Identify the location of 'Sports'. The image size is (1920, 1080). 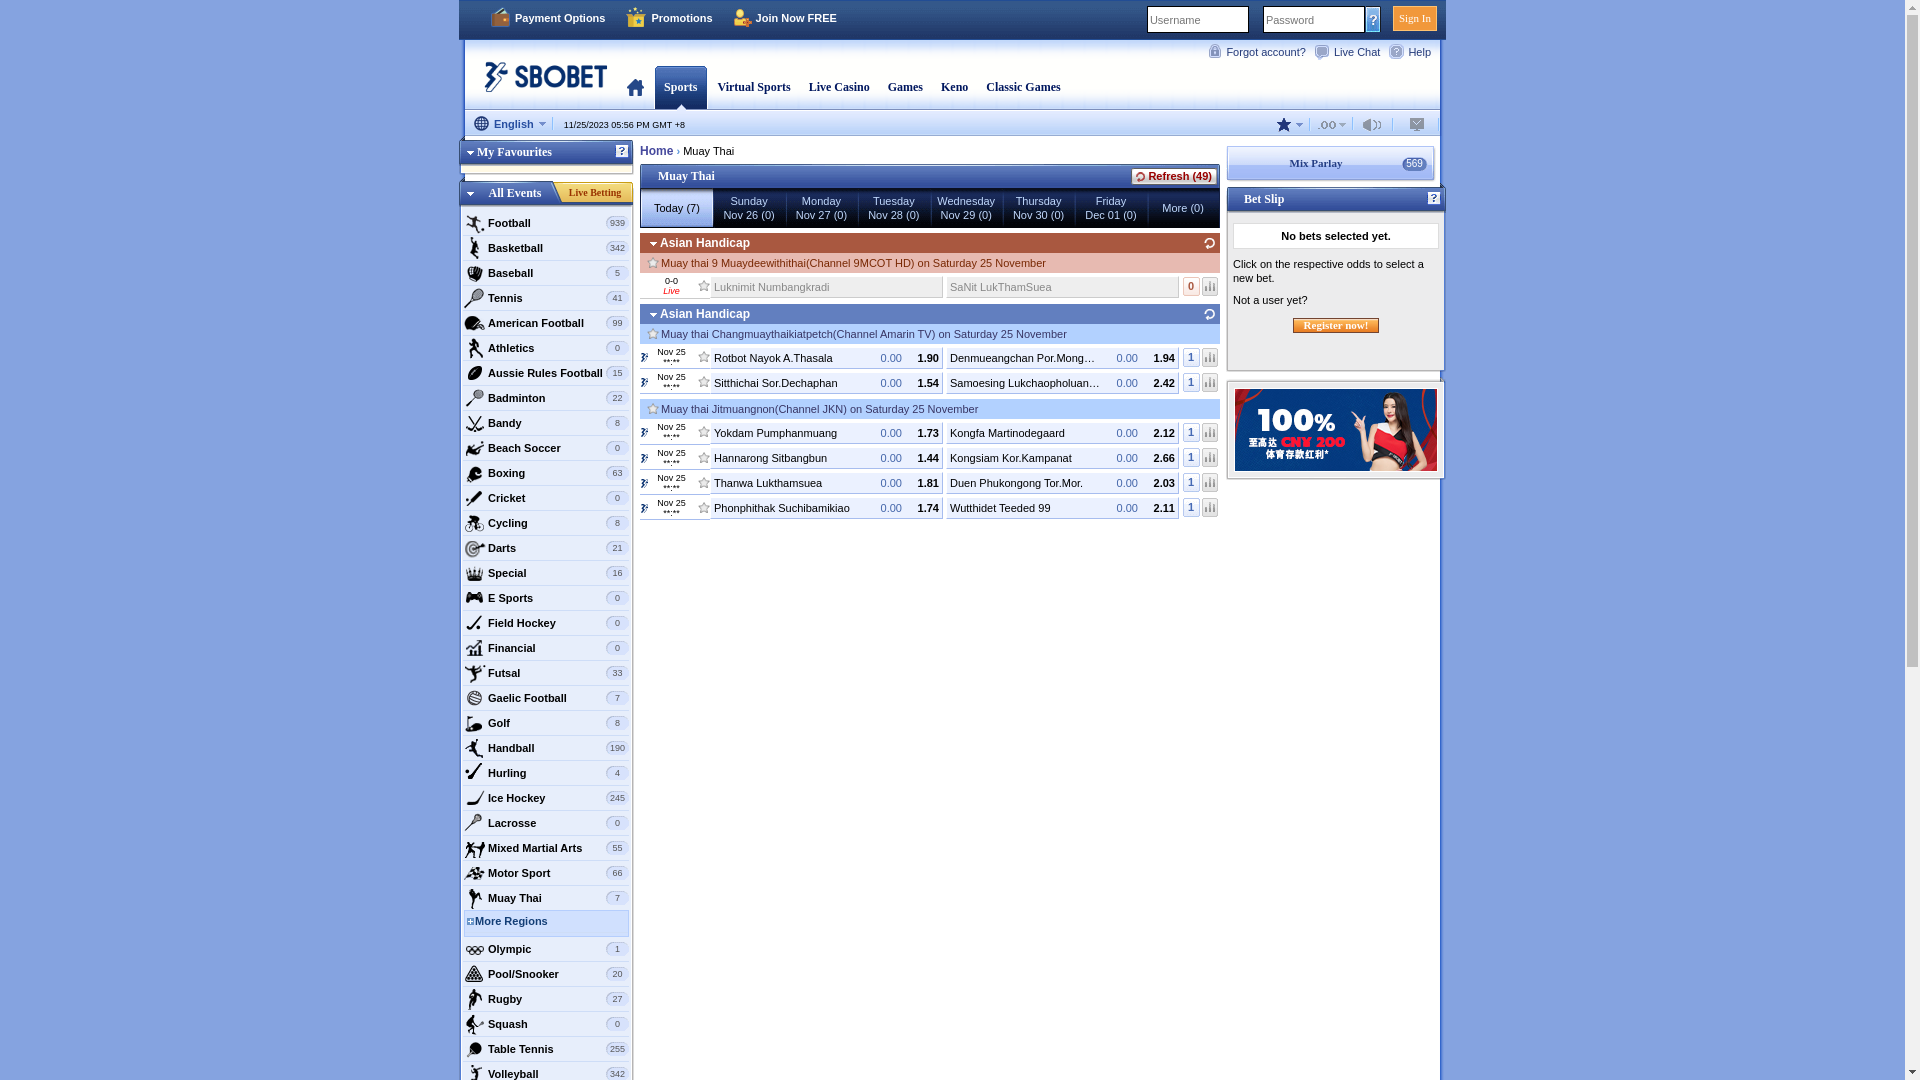
(680, 86).